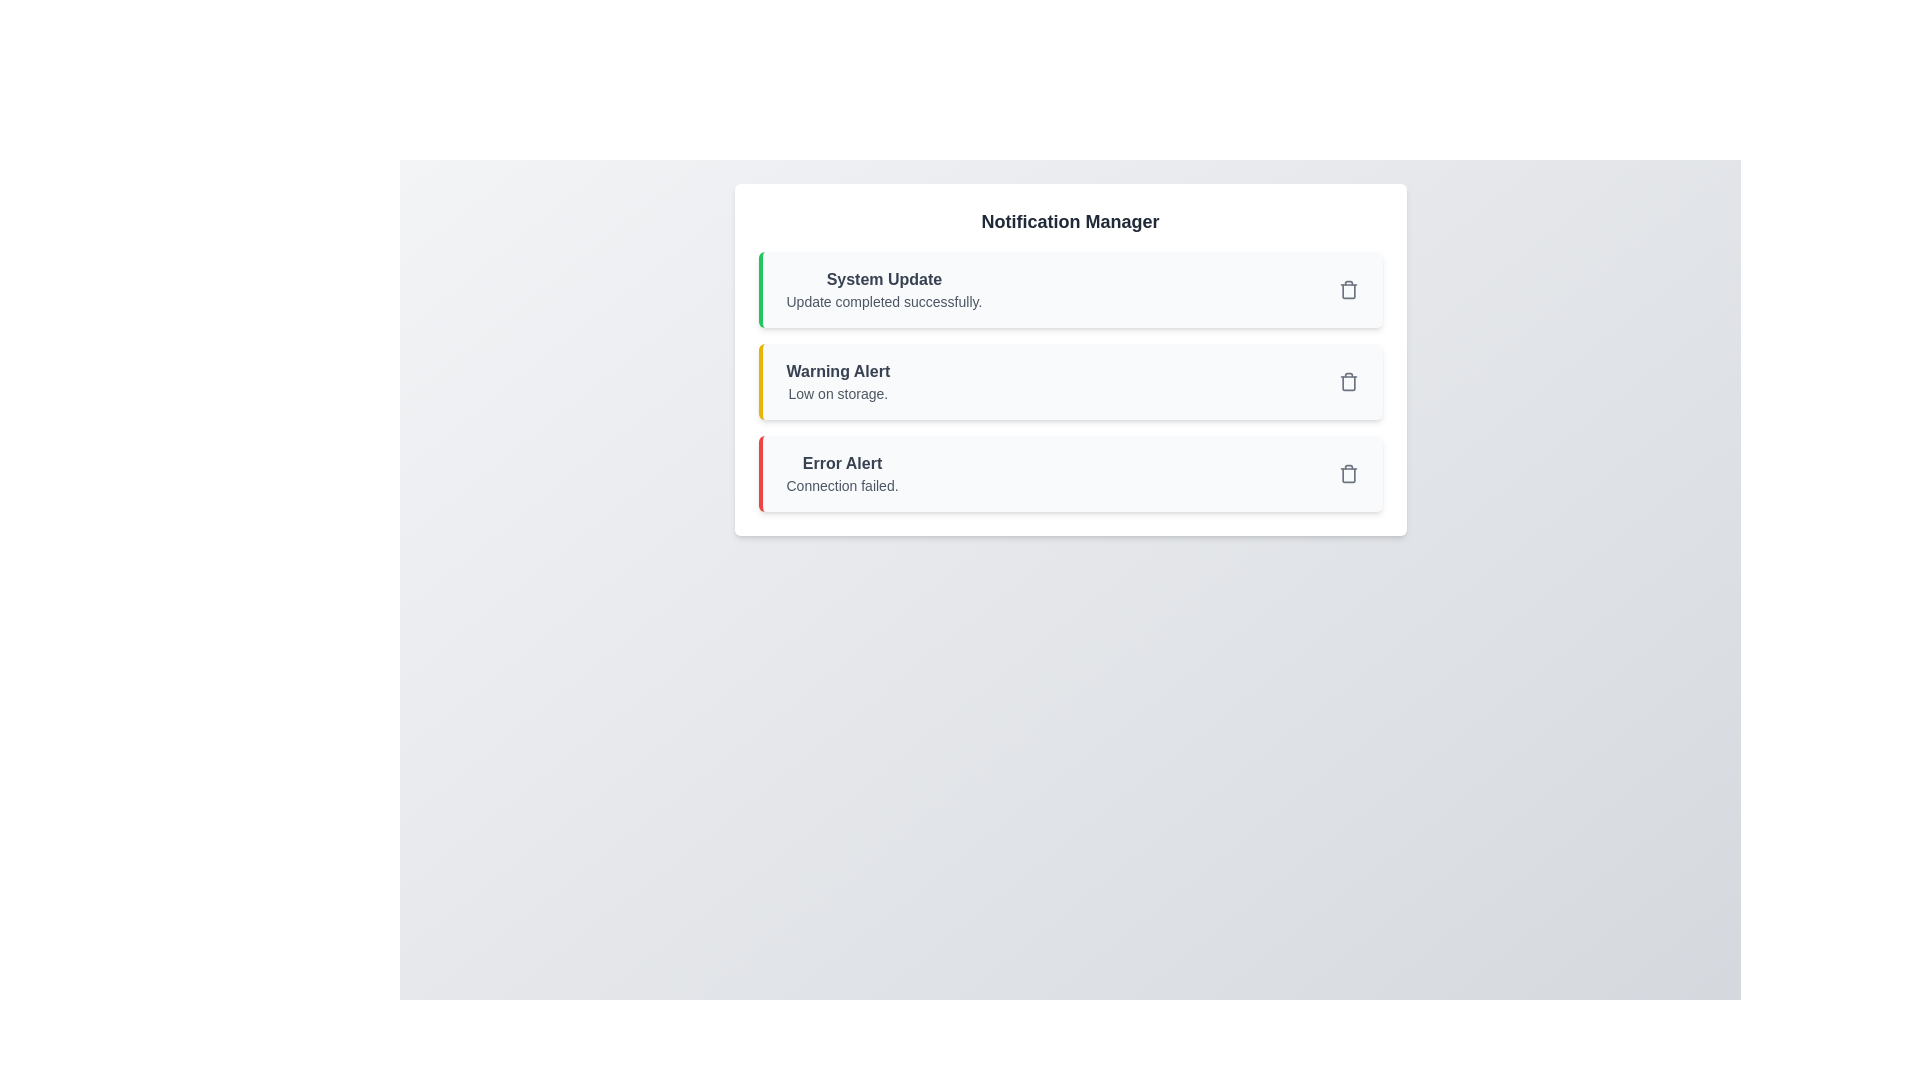 The image size is (1920, 1080). Describe the element at coordinates (1069, 358) in the screenshot. I see `the second warning notification card in the 'Notification Manager' section` at that location.